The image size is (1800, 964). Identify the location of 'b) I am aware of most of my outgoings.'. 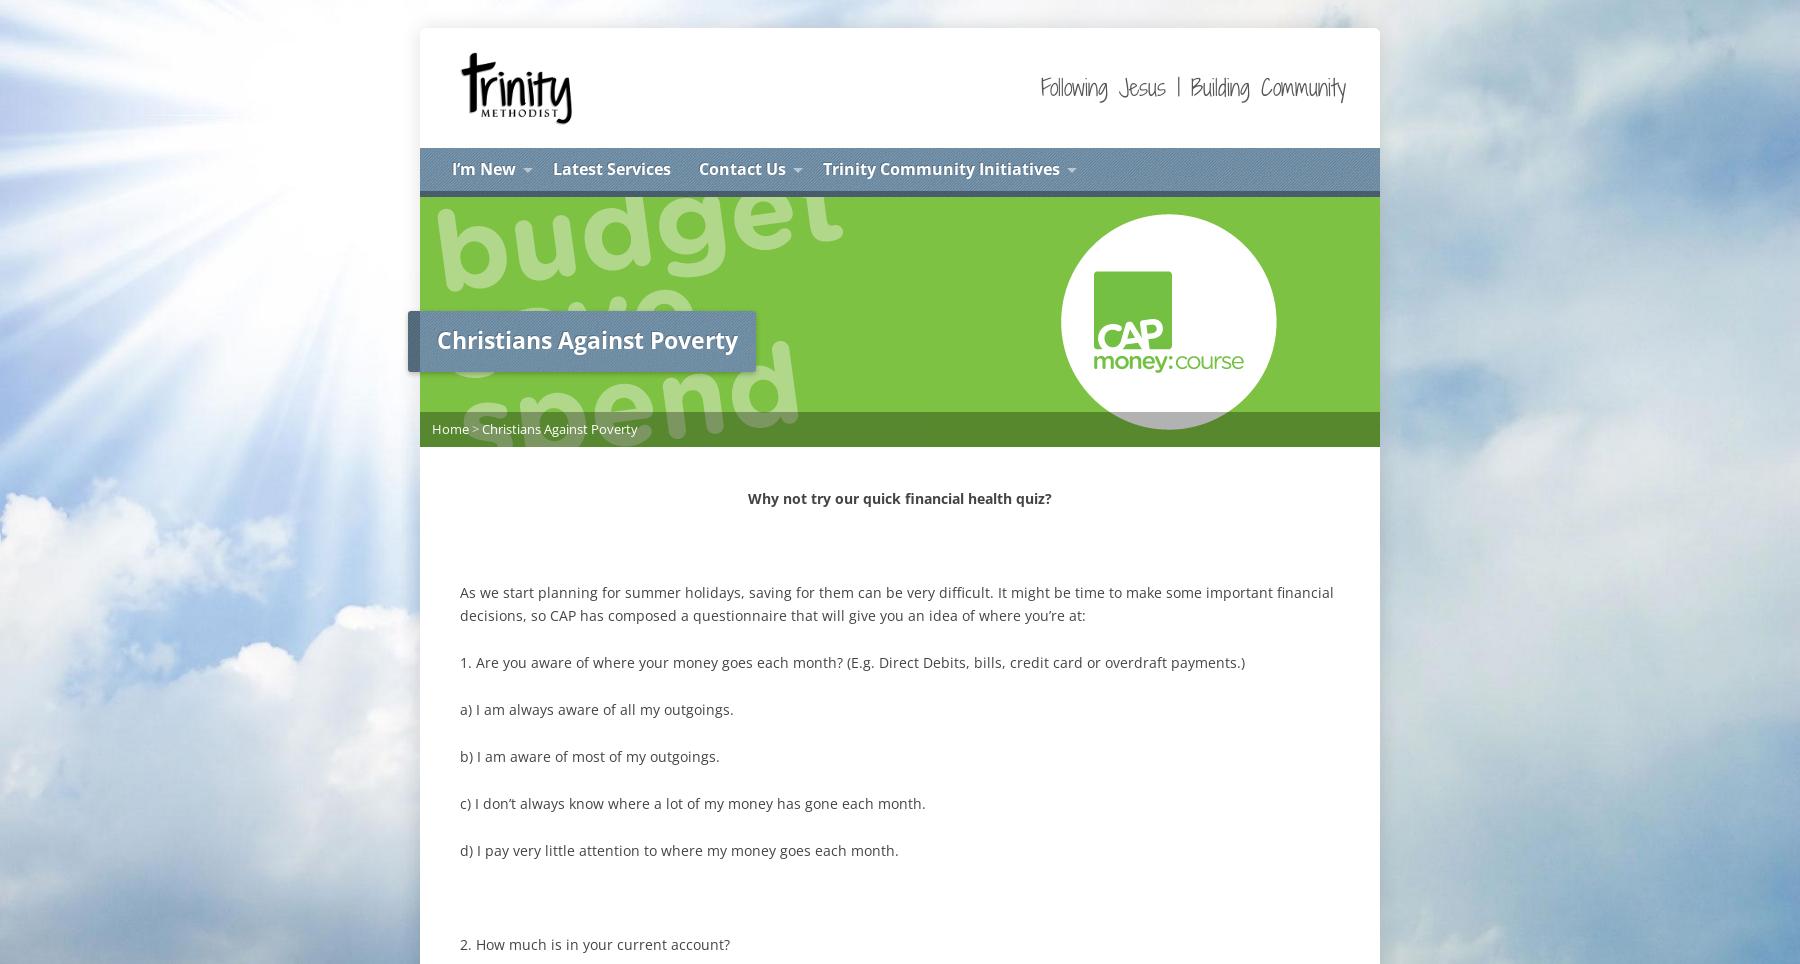
(590, 754).